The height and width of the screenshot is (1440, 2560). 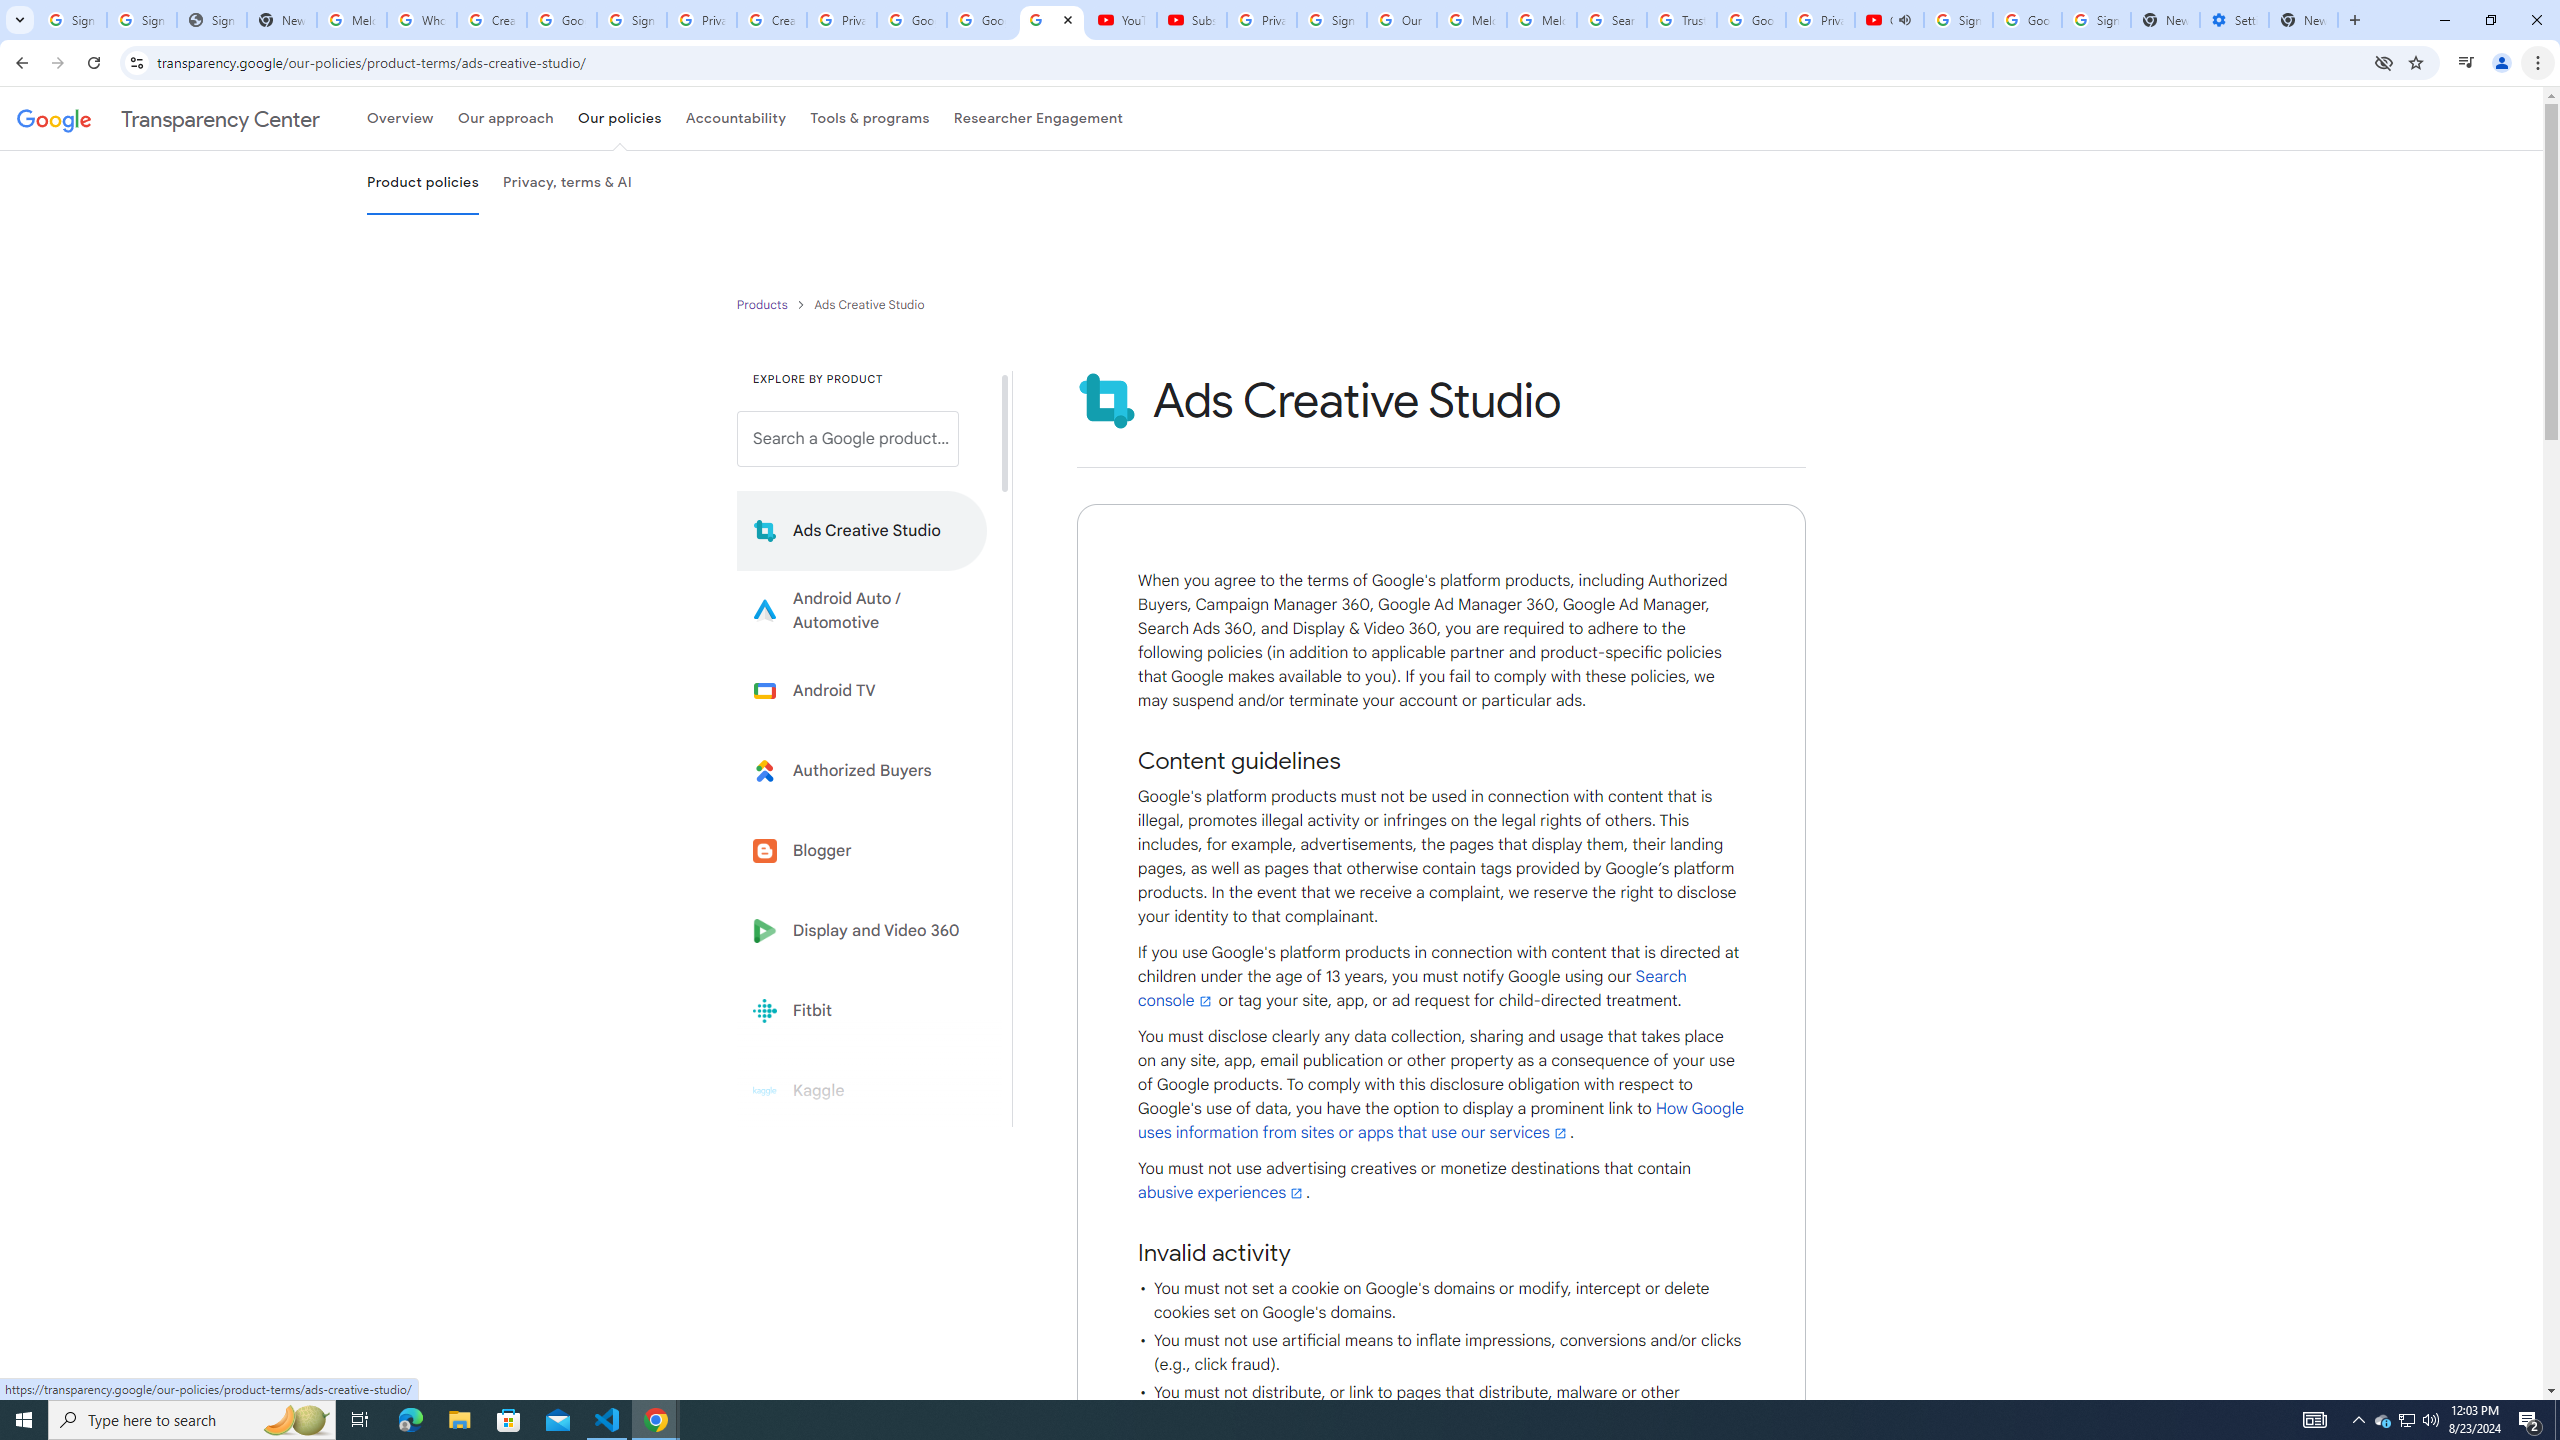 What do you see at coordinates (1039, 118) in the screenshot?
I see `'Researcher Engagement'` at bounding box center [1039, 118].